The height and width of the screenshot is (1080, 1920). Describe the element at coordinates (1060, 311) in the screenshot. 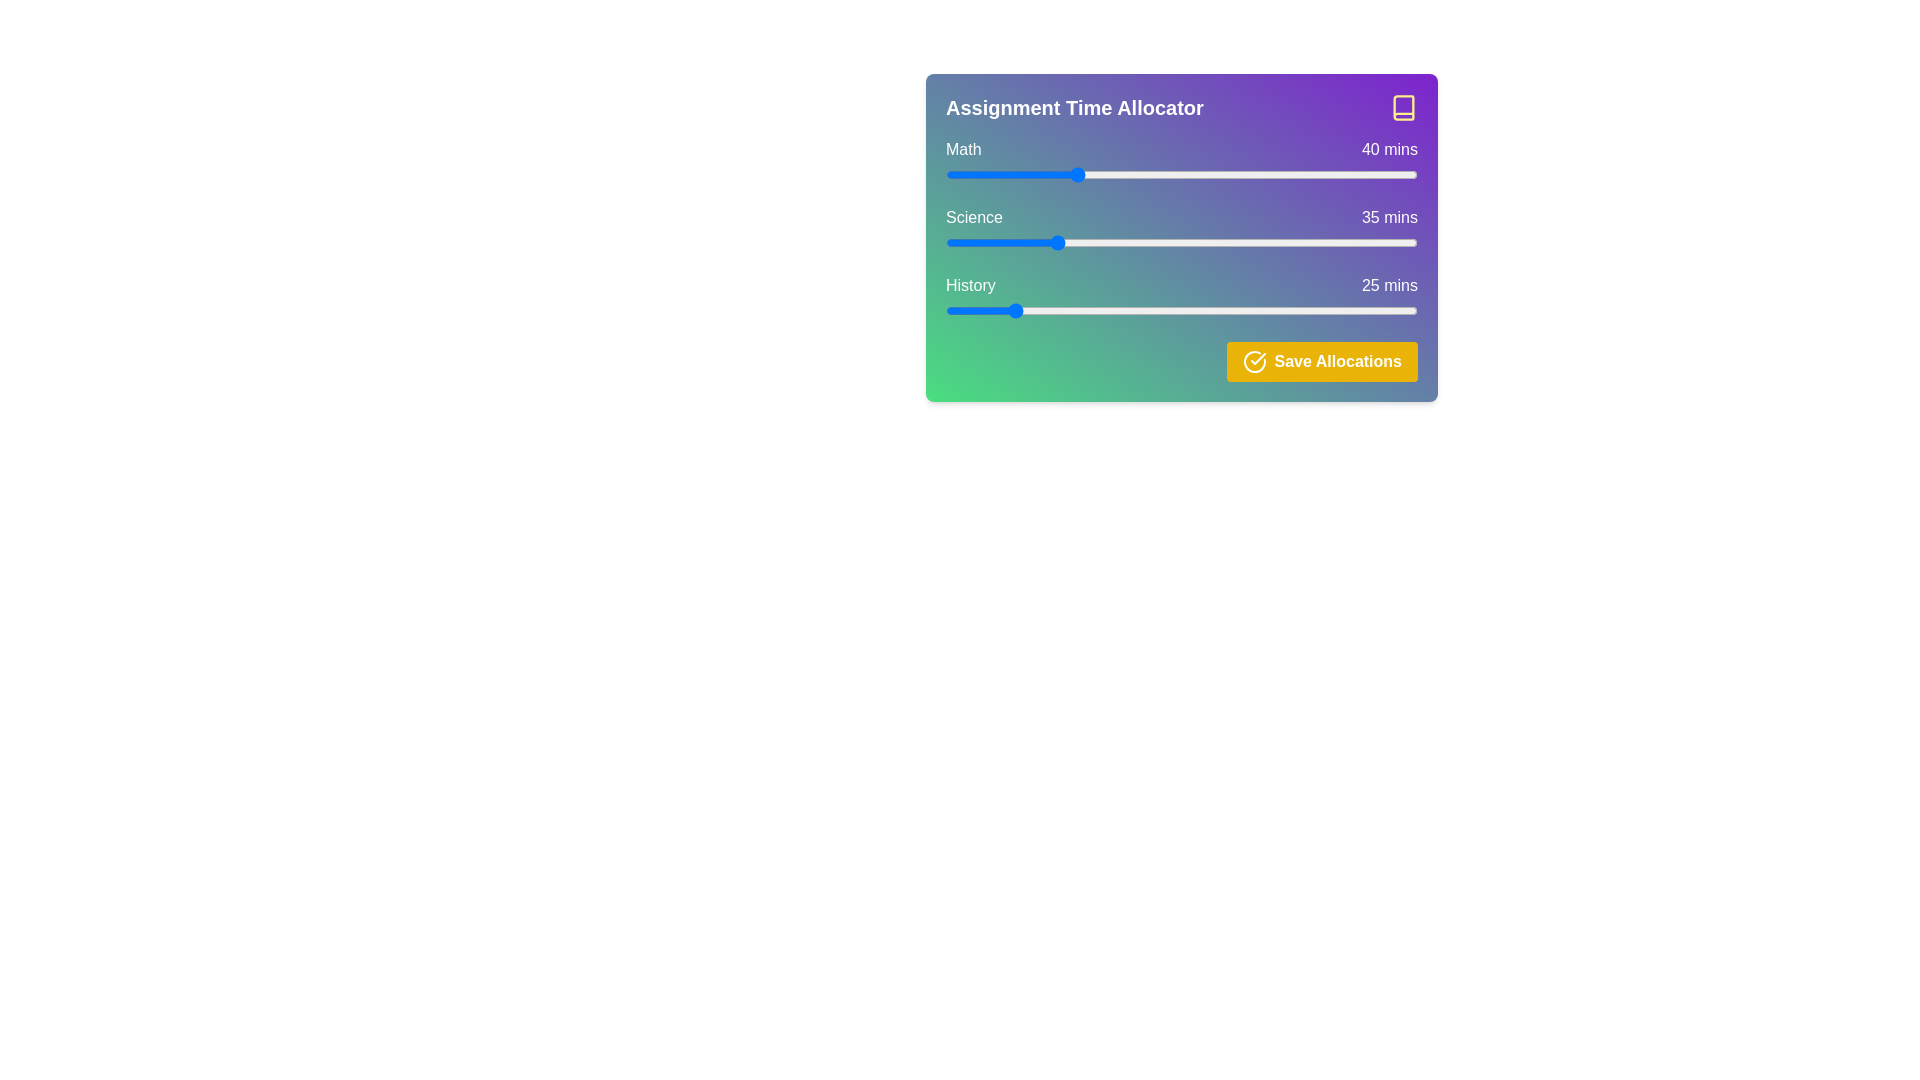

I see `the history allocation time` at that location.